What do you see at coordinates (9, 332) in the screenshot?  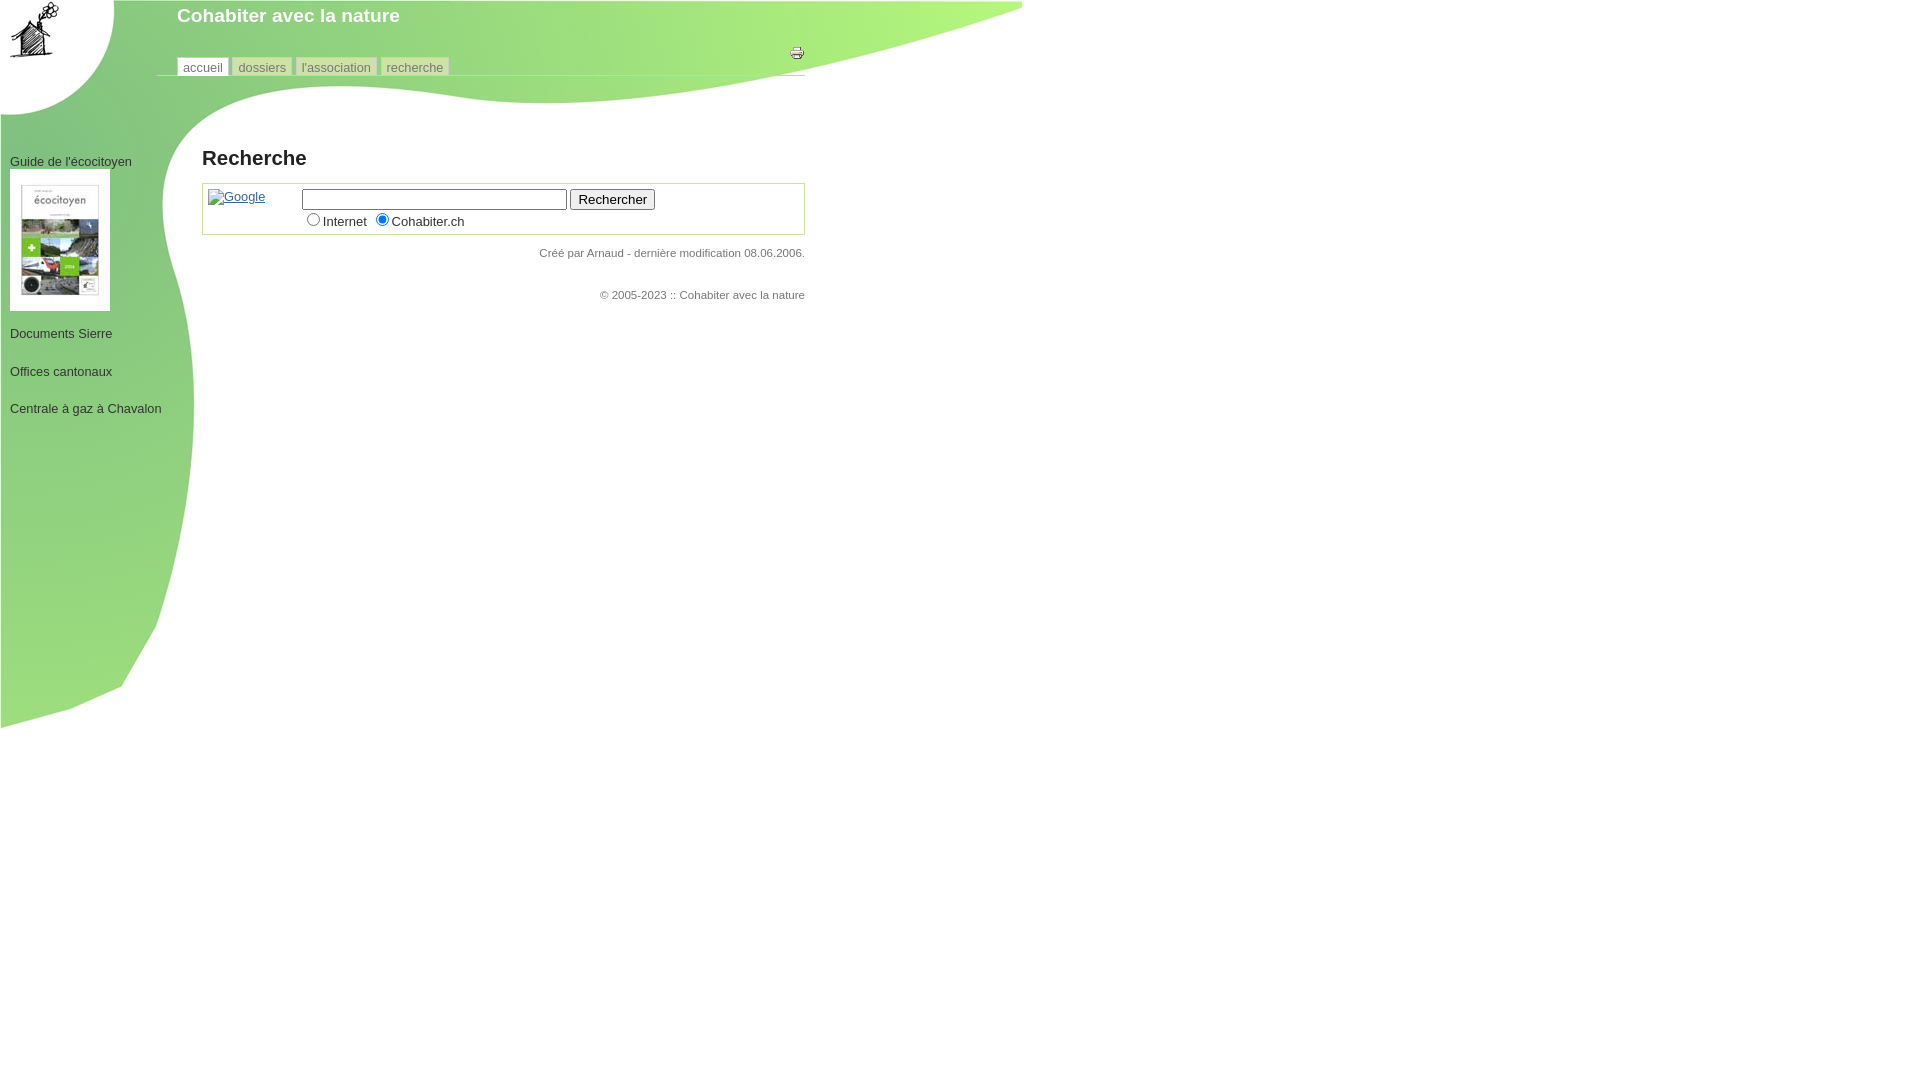 I see `'Documents Sierre'` at bounding box center [9, 332].